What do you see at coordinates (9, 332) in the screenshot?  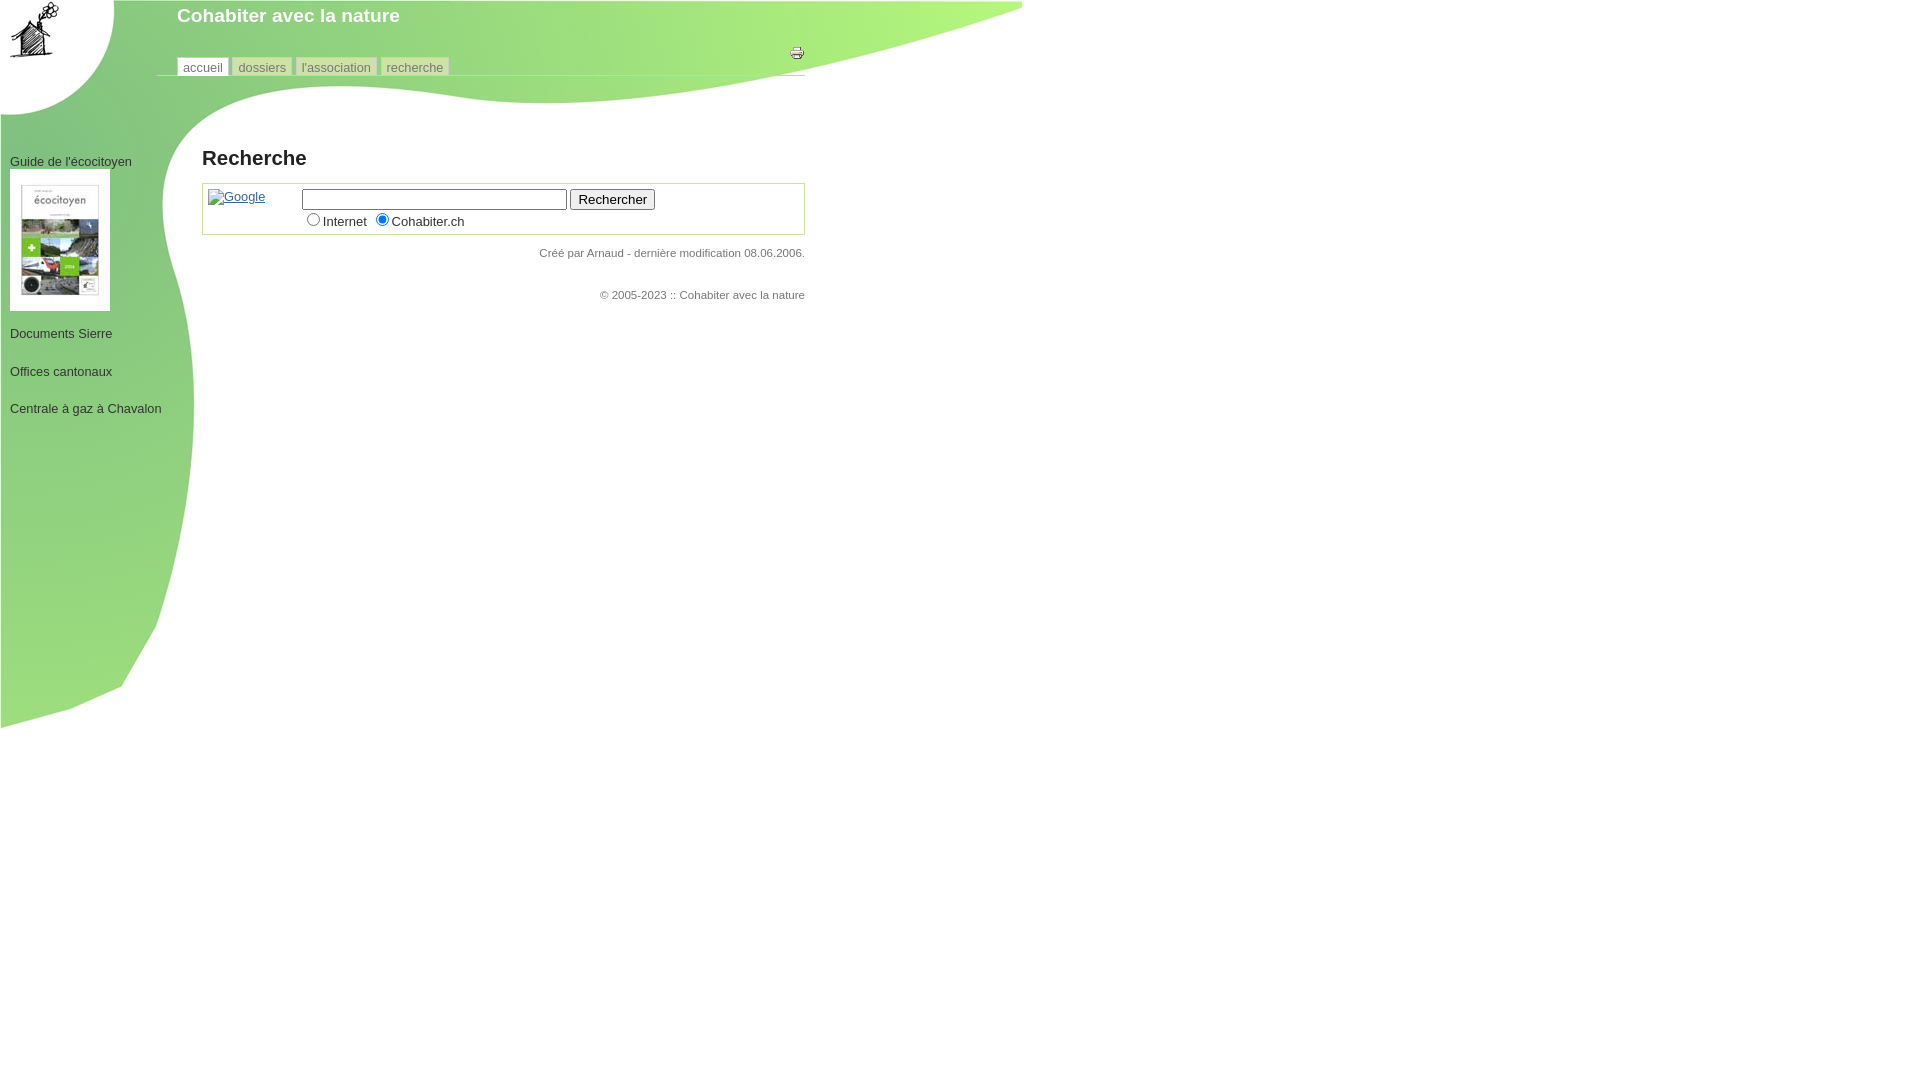 I see `'Documents Sierre'` at bounding box center [9, 332].